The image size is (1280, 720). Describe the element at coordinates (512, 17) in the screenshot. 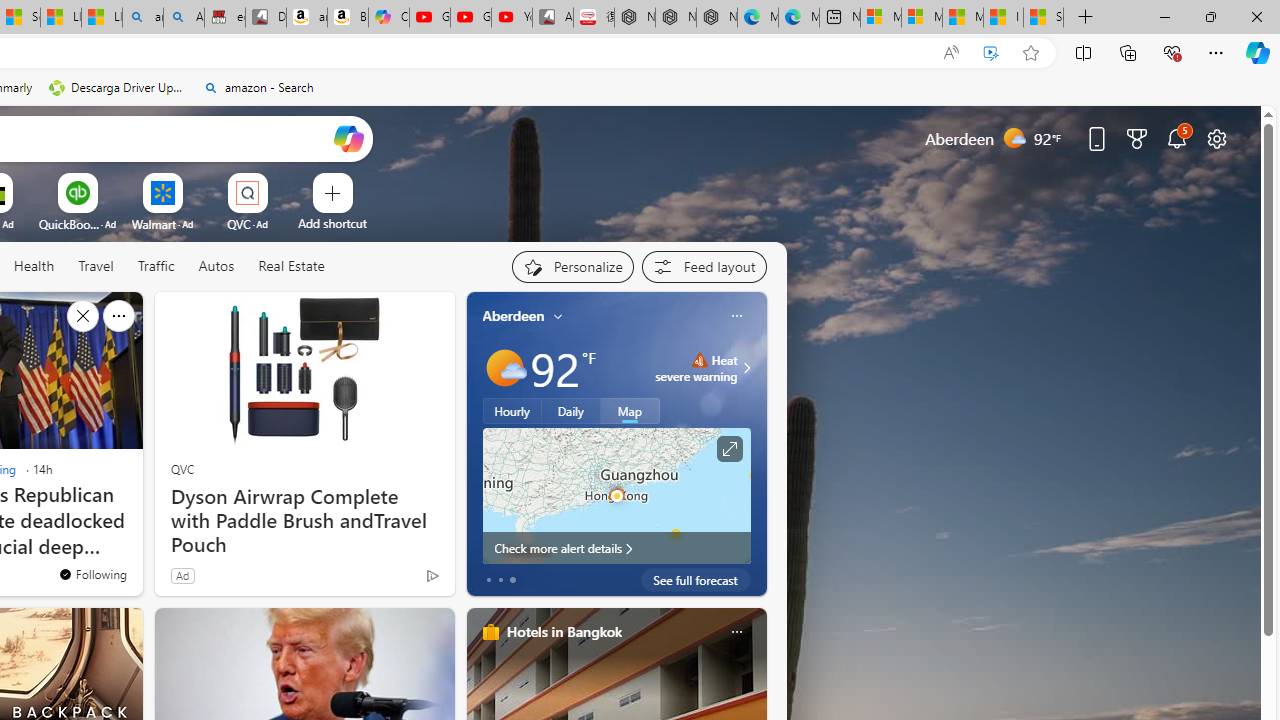

I see `'YouTube Kids - An App Created for Kids to Explore Content'` at that location.